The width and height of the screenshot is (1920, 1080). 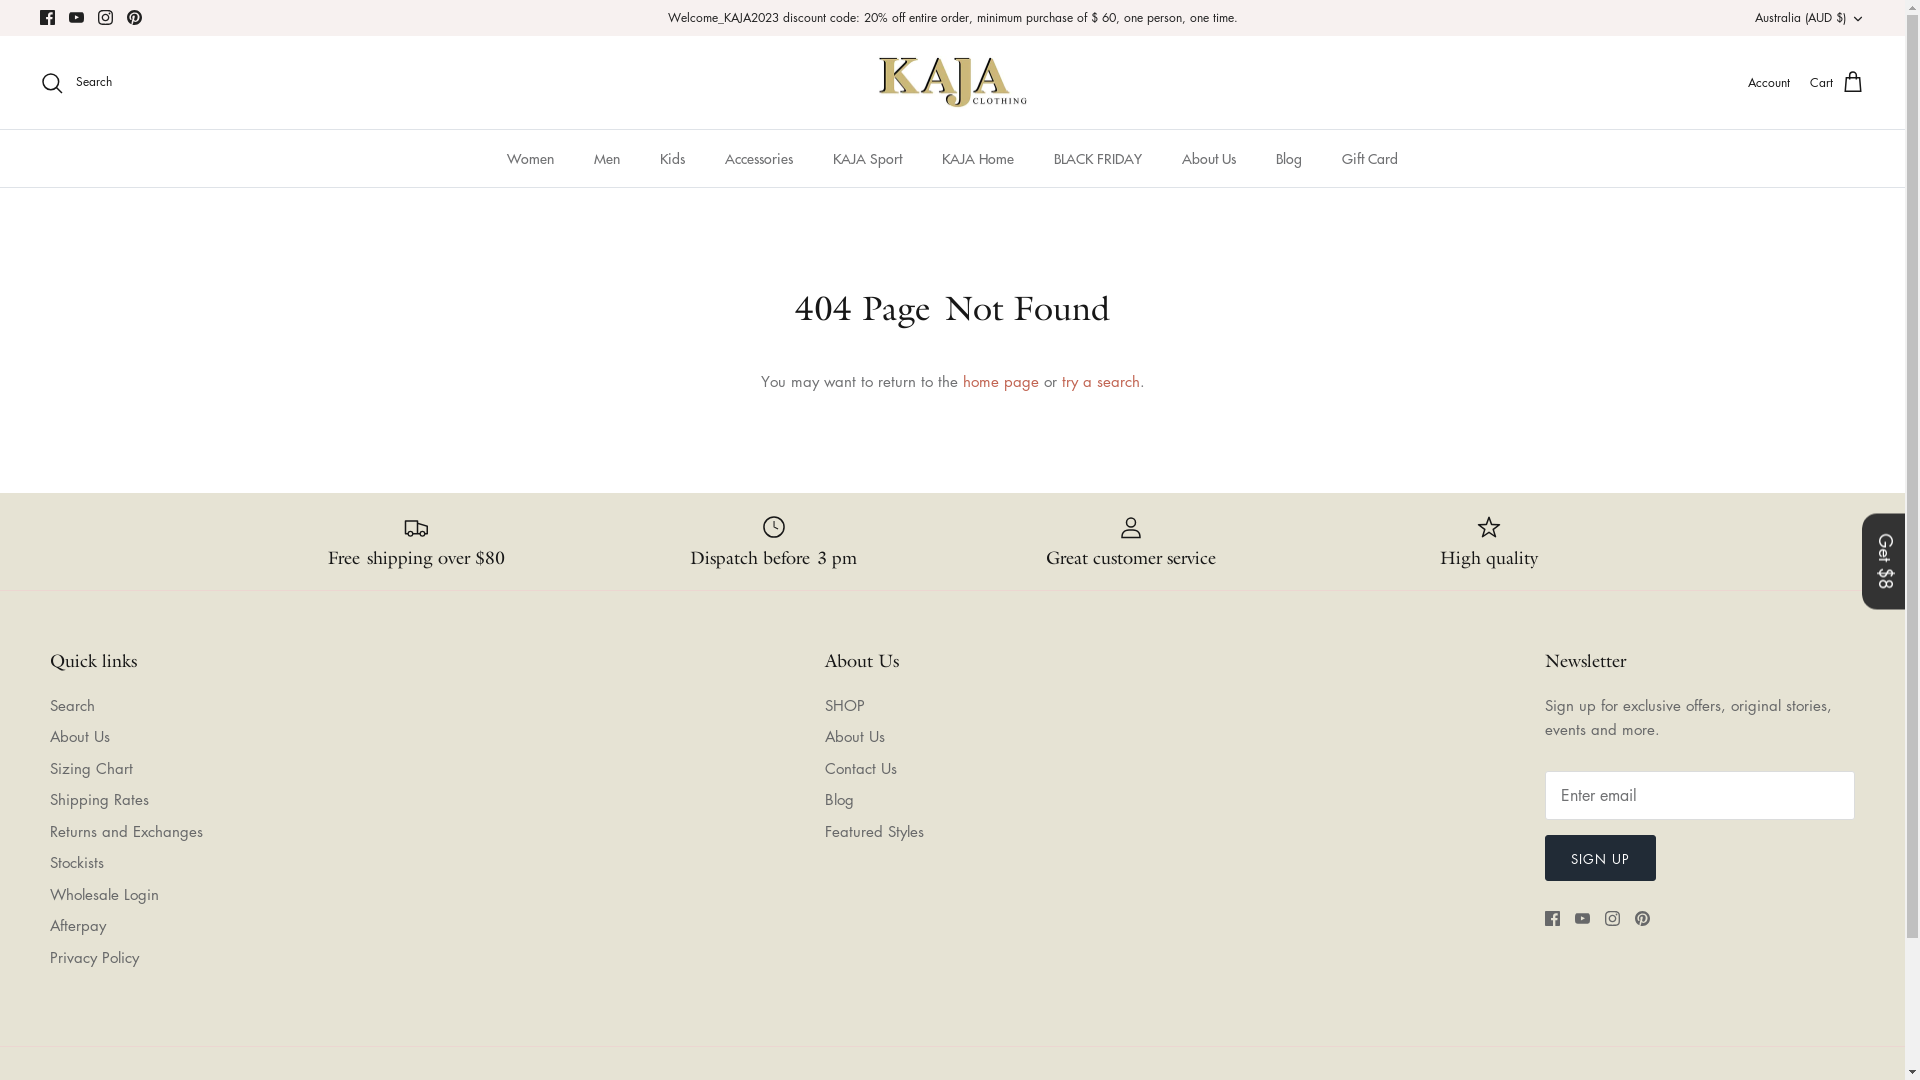 What do you see at coordinates (1289, 157) in the screenshot?
I see `'Blog'` at bounding box center [1289, 157].